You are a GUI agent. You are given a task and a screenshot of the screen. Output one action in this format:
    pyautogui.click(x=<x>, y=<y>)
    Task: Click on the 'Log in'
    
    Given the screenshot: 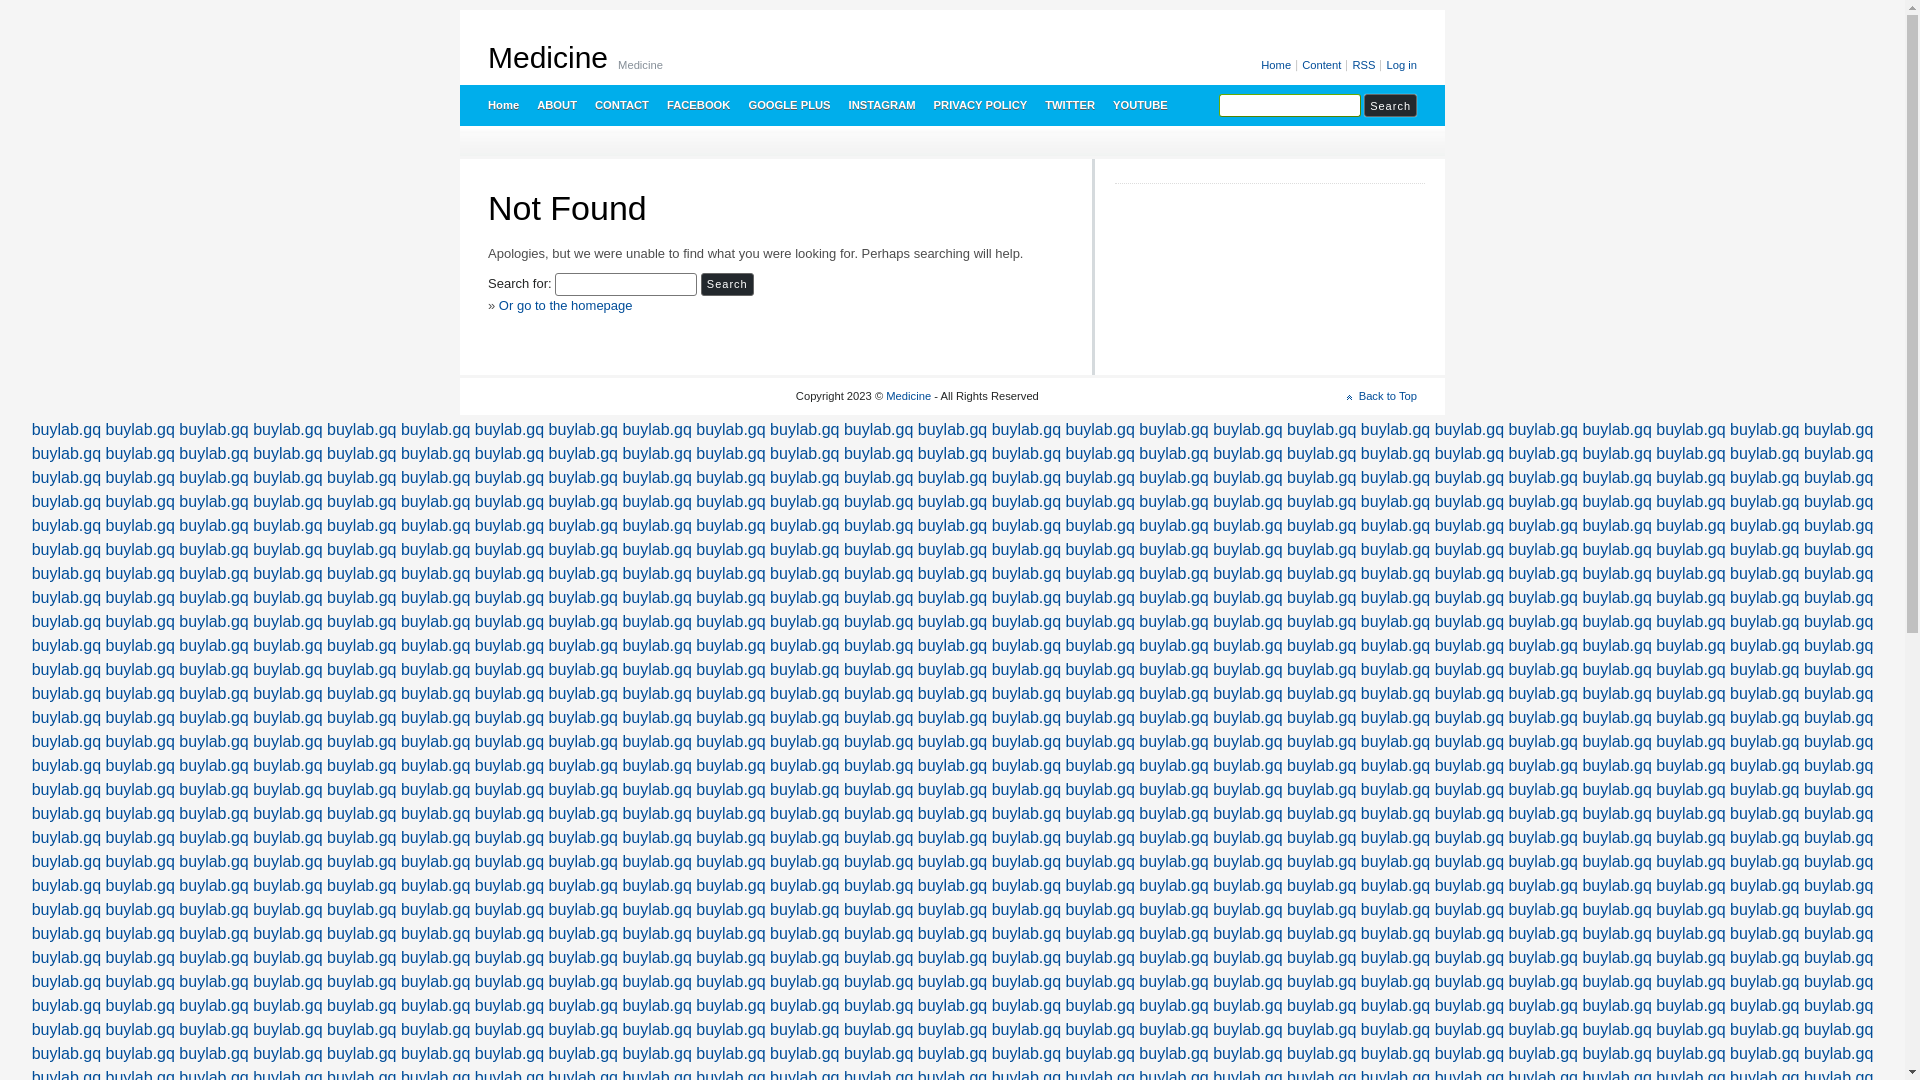 What is the action you would take?
    pyautogui.click(x=1398, y=64)
    